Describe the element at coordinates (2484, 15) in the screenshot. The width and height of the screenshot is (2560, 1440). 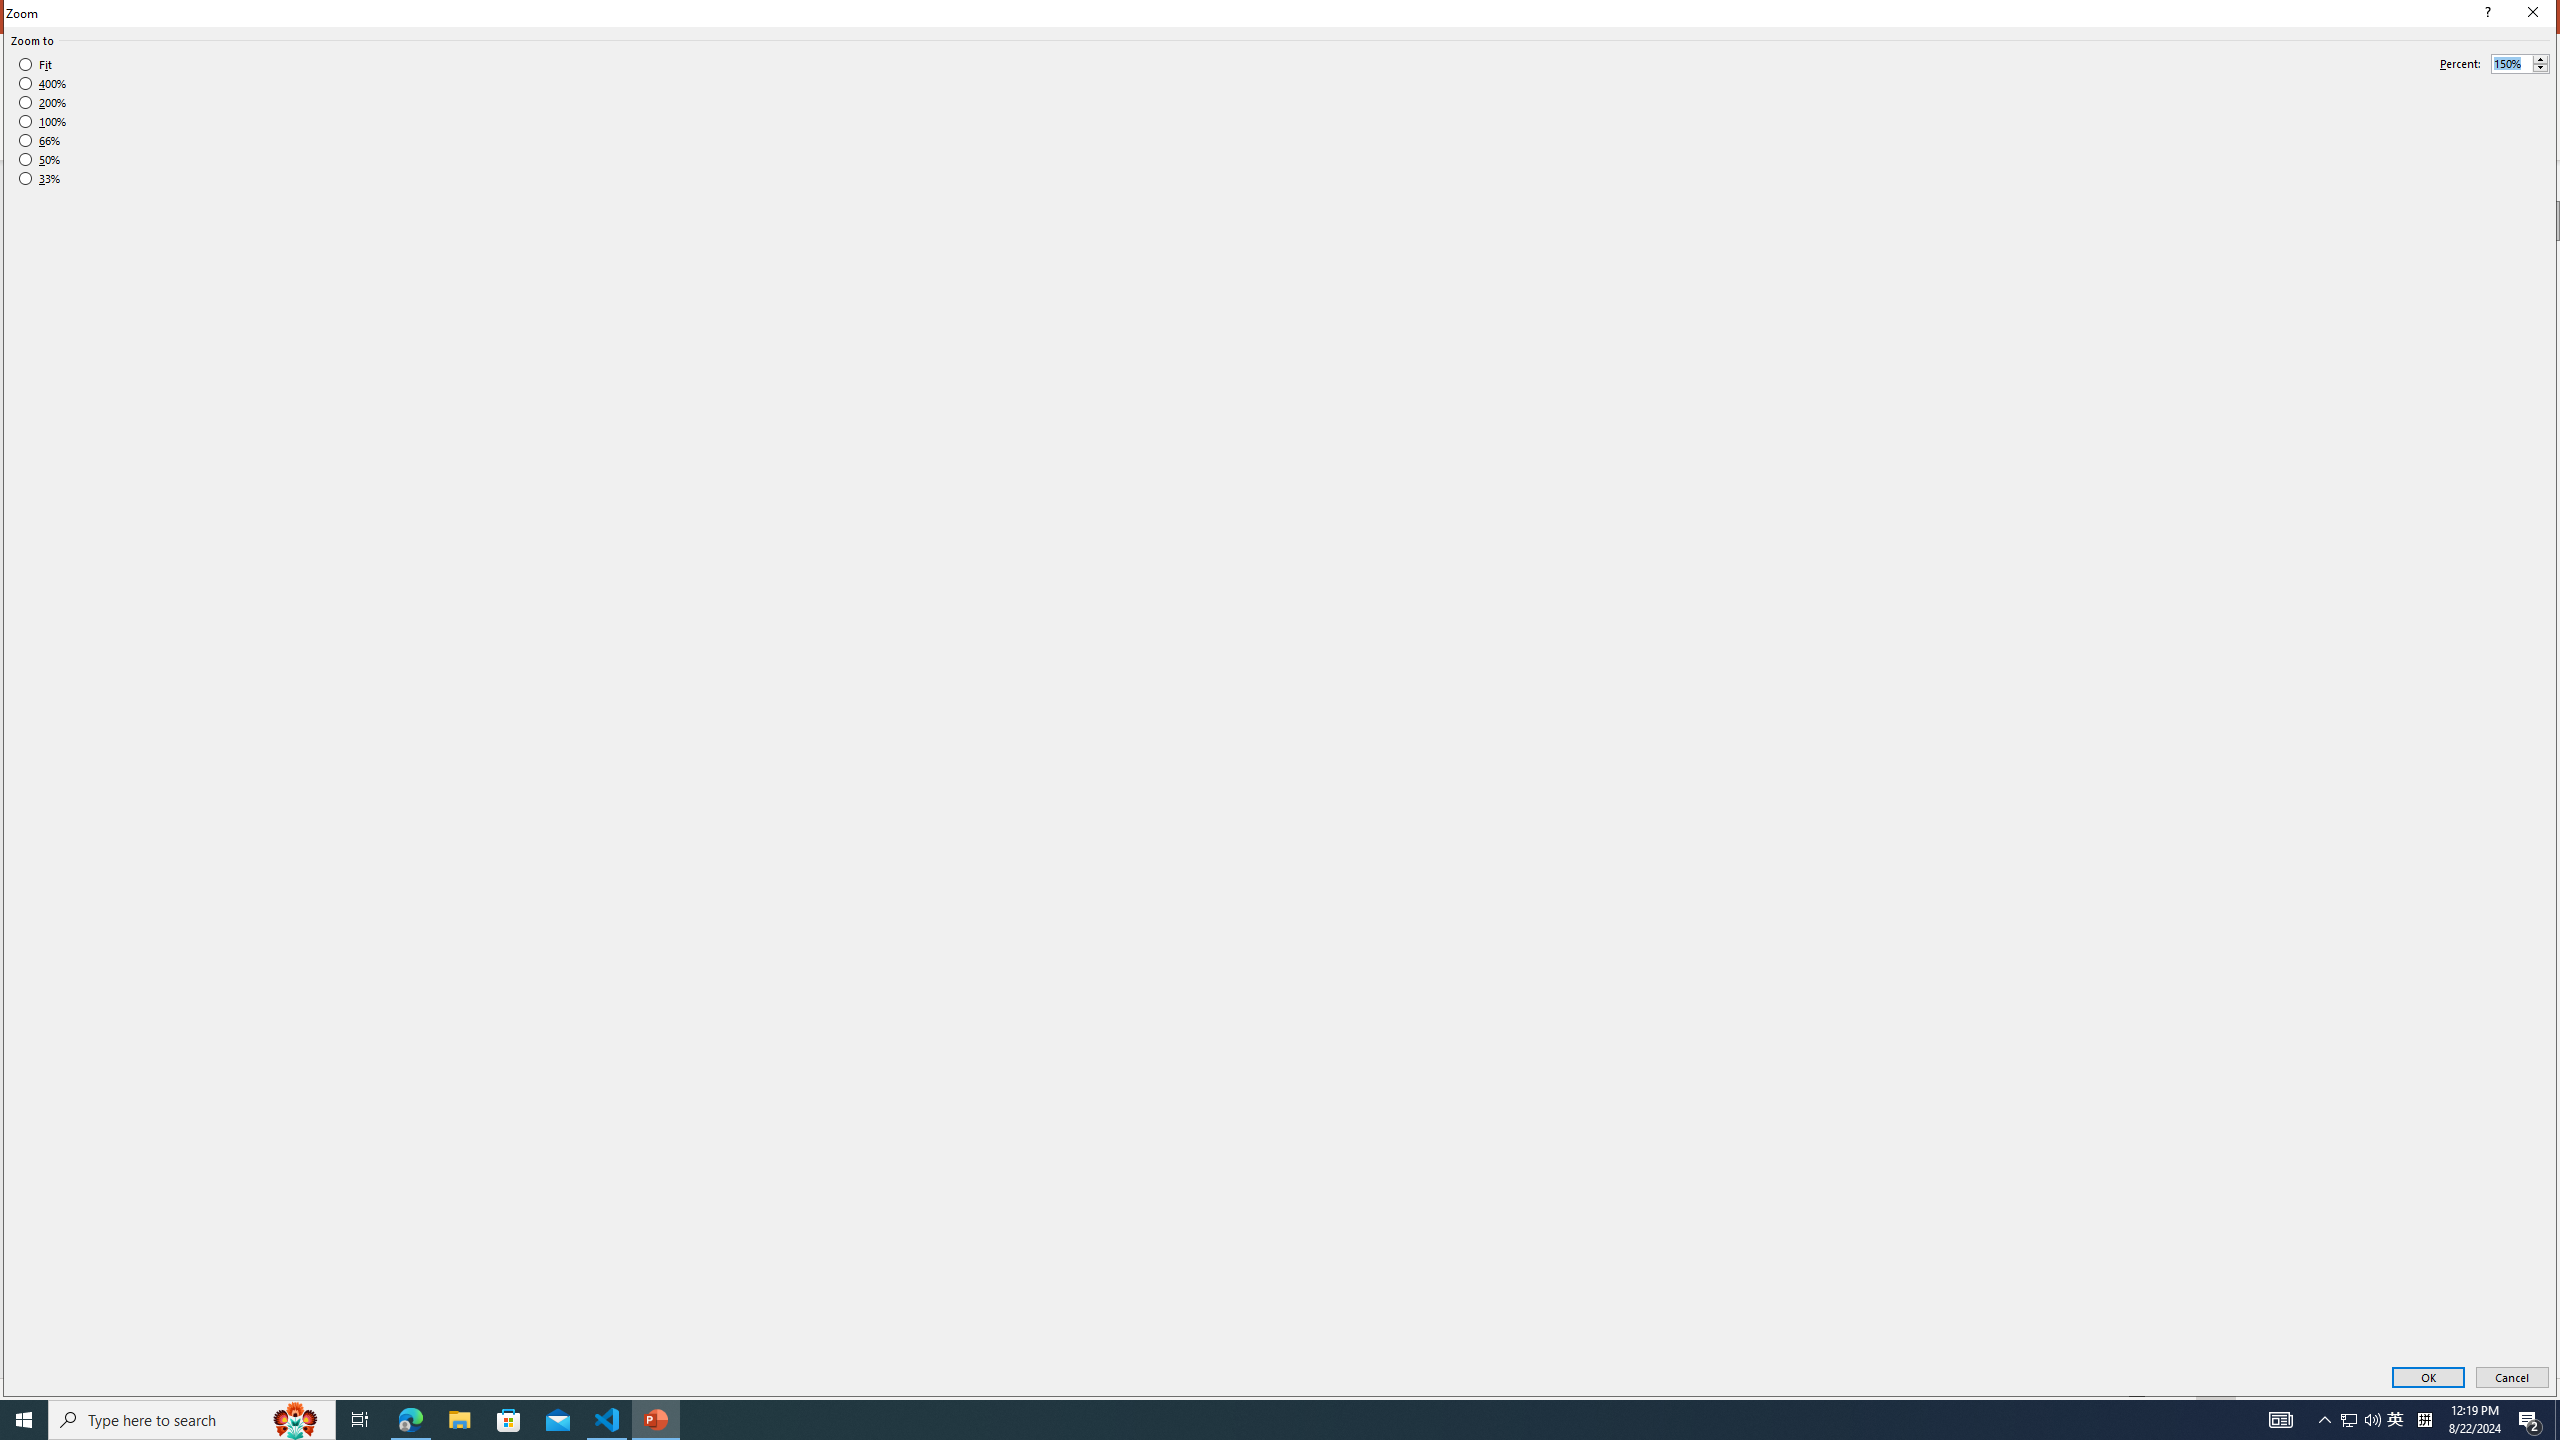
I see `'Context help'` at that location.